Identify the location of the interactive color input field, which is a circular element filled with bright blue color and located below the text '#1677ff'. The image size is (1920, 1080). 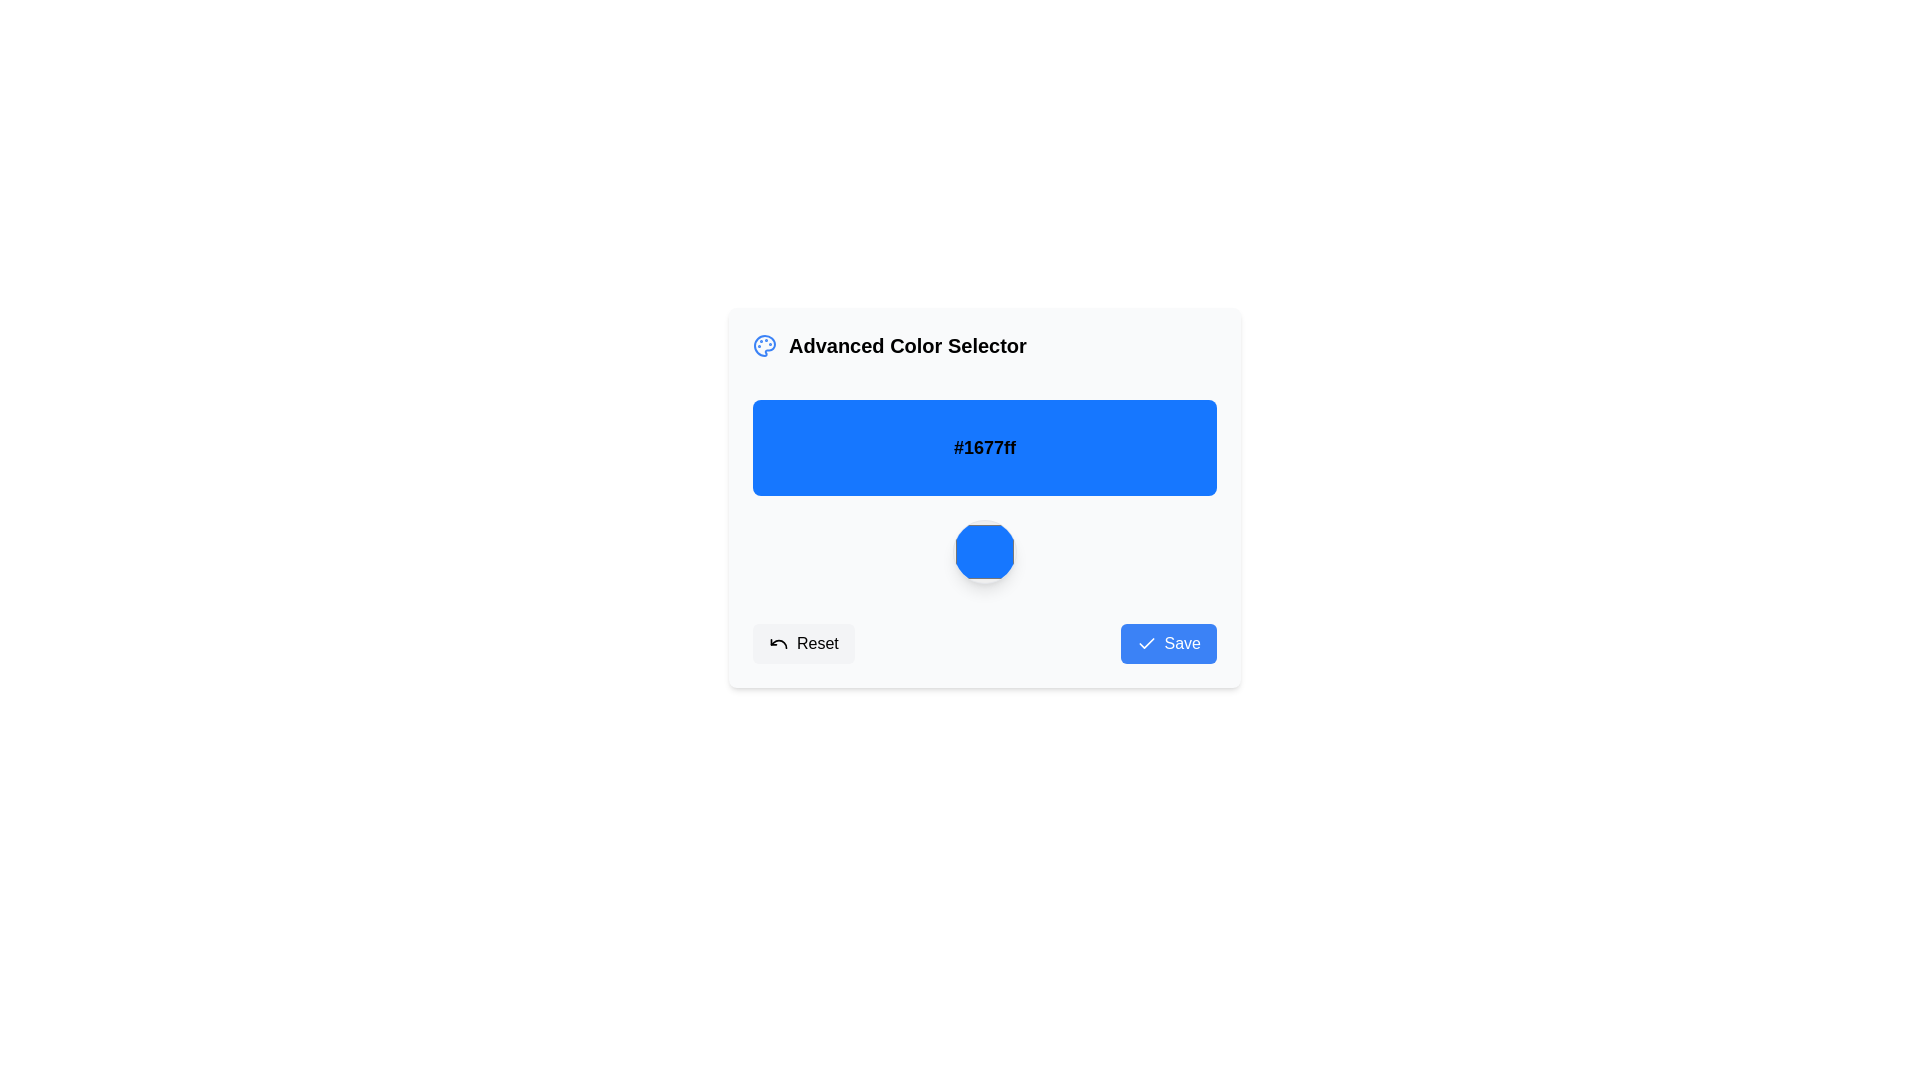
(984, 551).